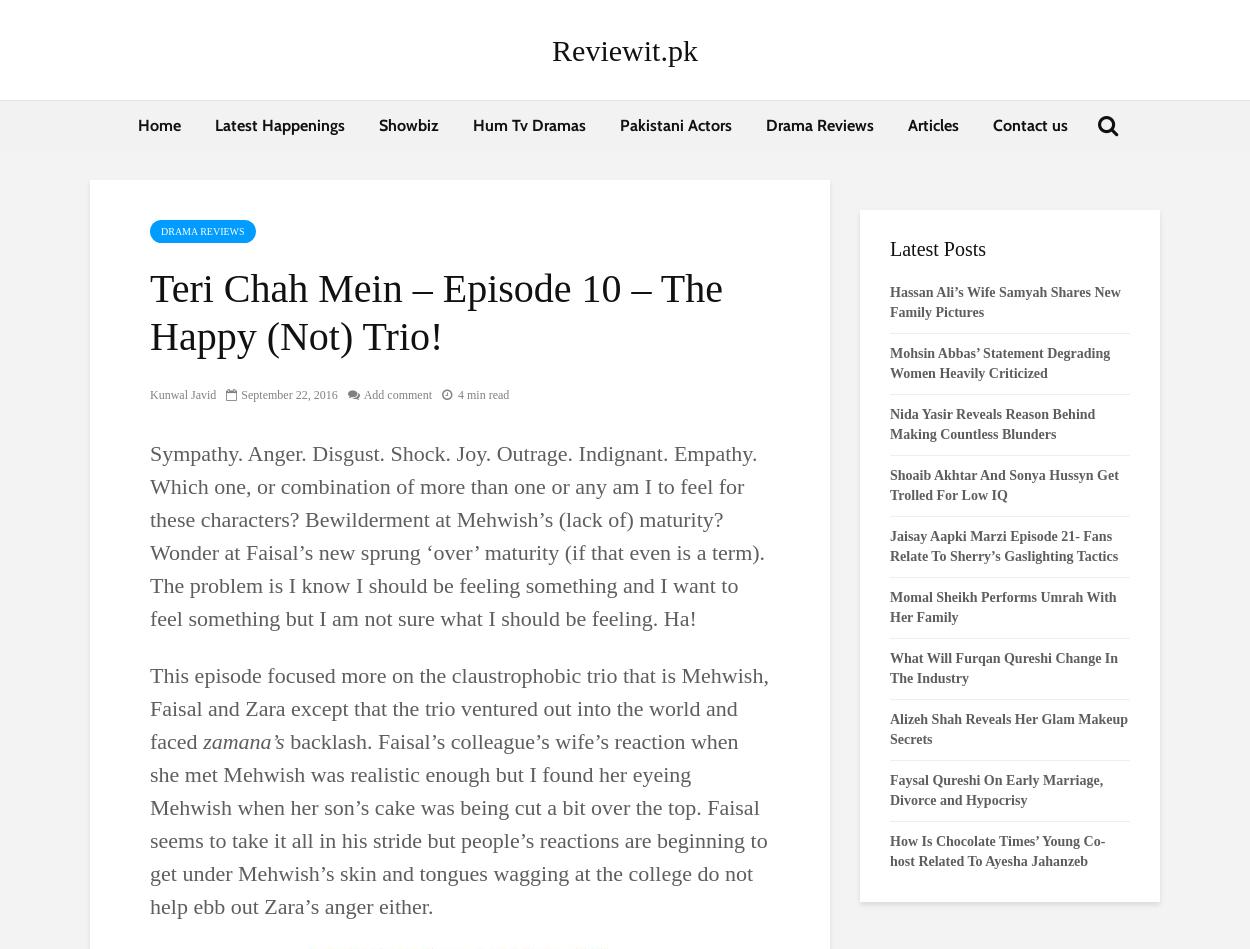 The width and height of the screenshot is (1250, 949). I want to click on 'Latest Happenings', so click(279, 125).